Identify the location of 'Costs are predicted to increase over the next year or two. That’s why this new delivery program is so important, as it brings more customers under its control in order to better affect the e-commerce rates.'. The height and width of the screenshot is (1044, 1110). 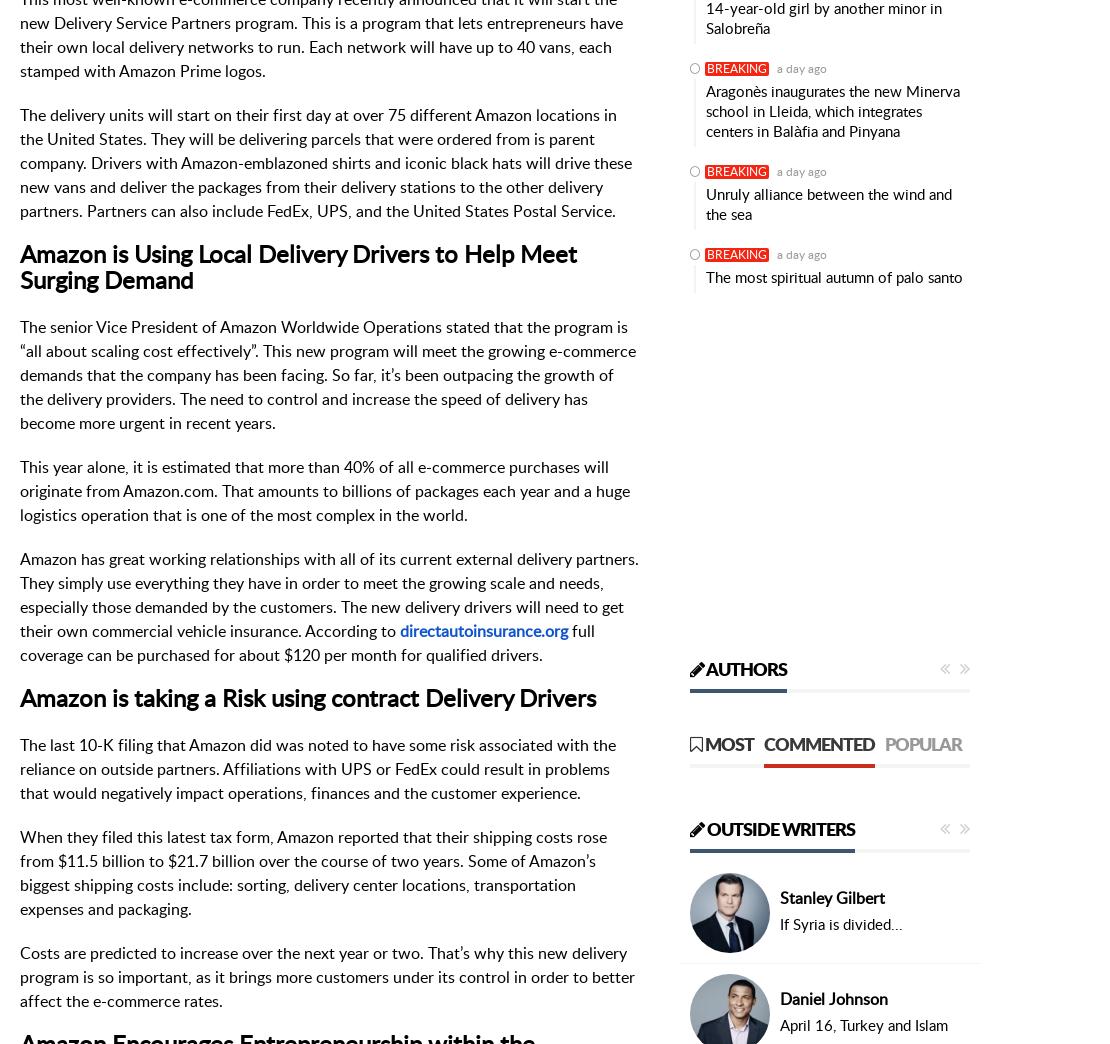
(326, 975).